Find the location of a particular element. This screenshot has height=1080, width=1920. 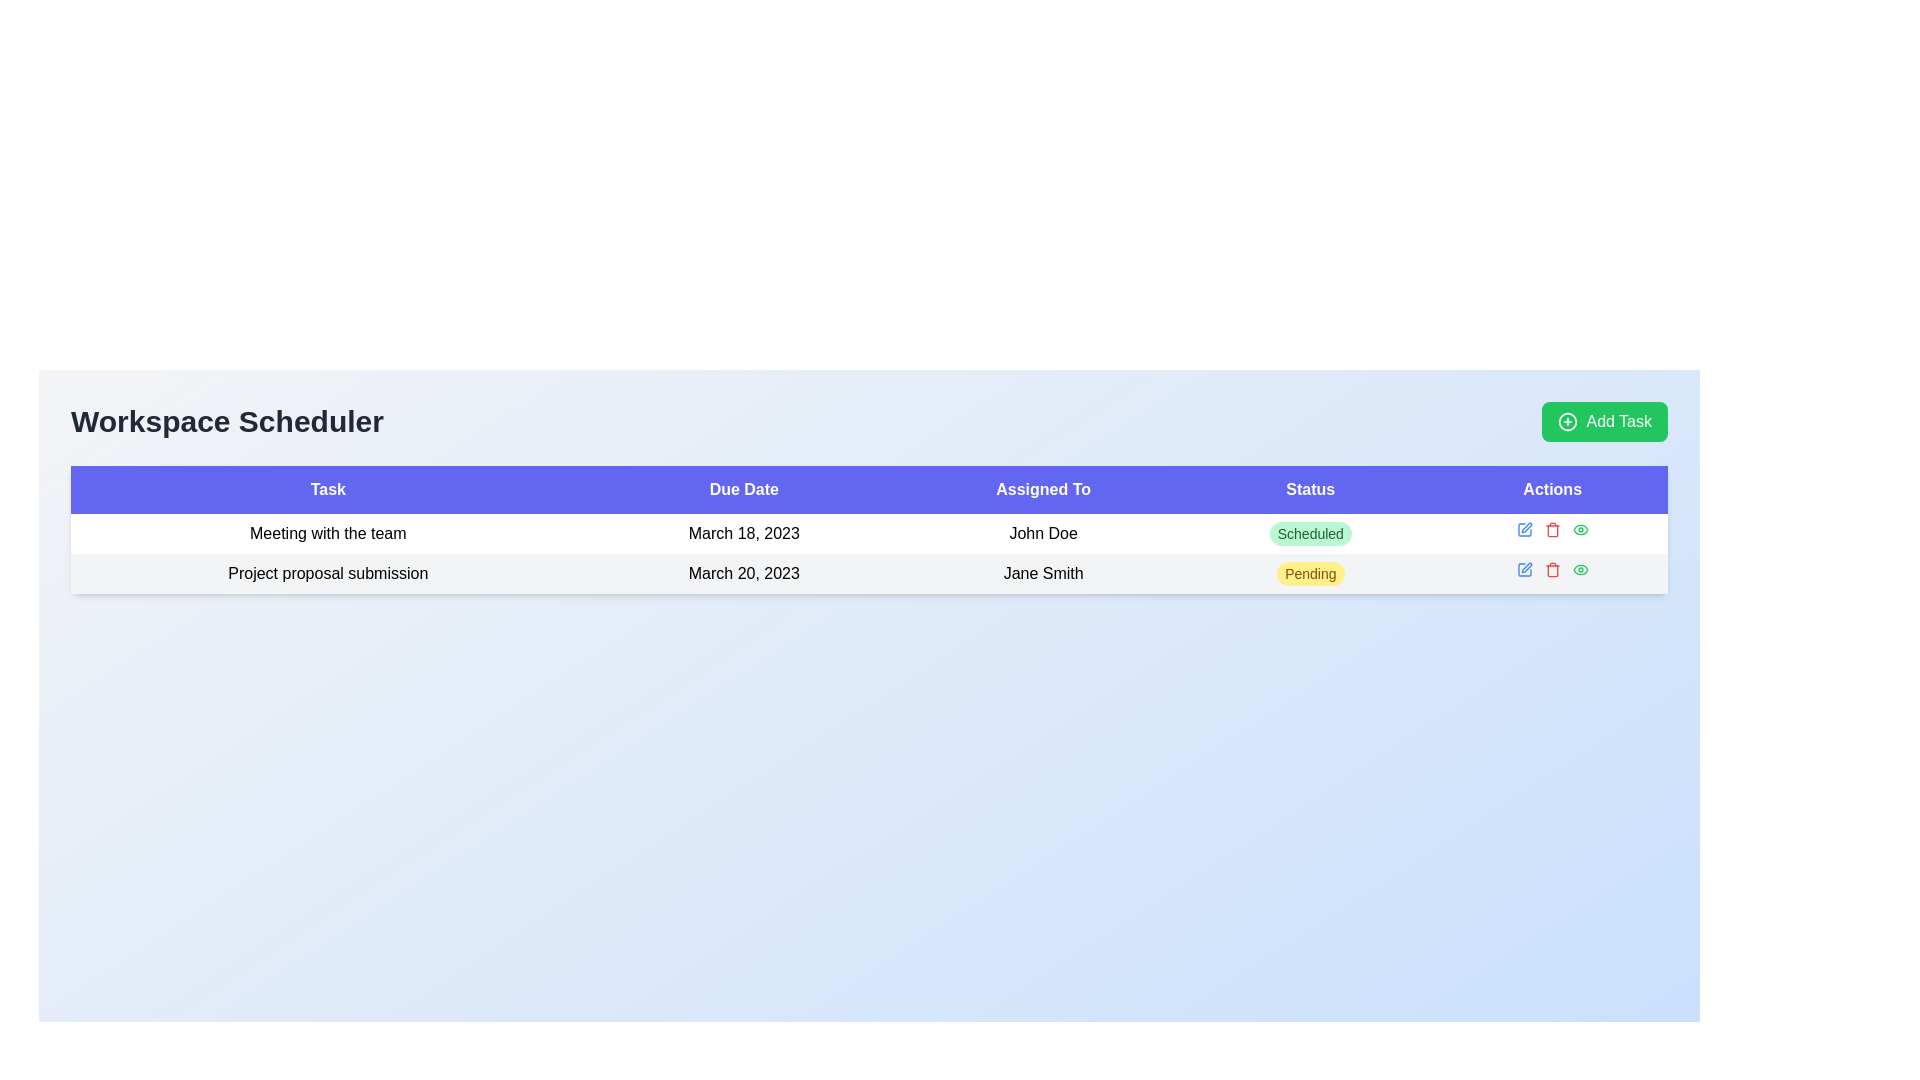

the trash can-shaped delete button located in the 'Actions' column of the second row of the task table is located at coordinates (1551, 528).